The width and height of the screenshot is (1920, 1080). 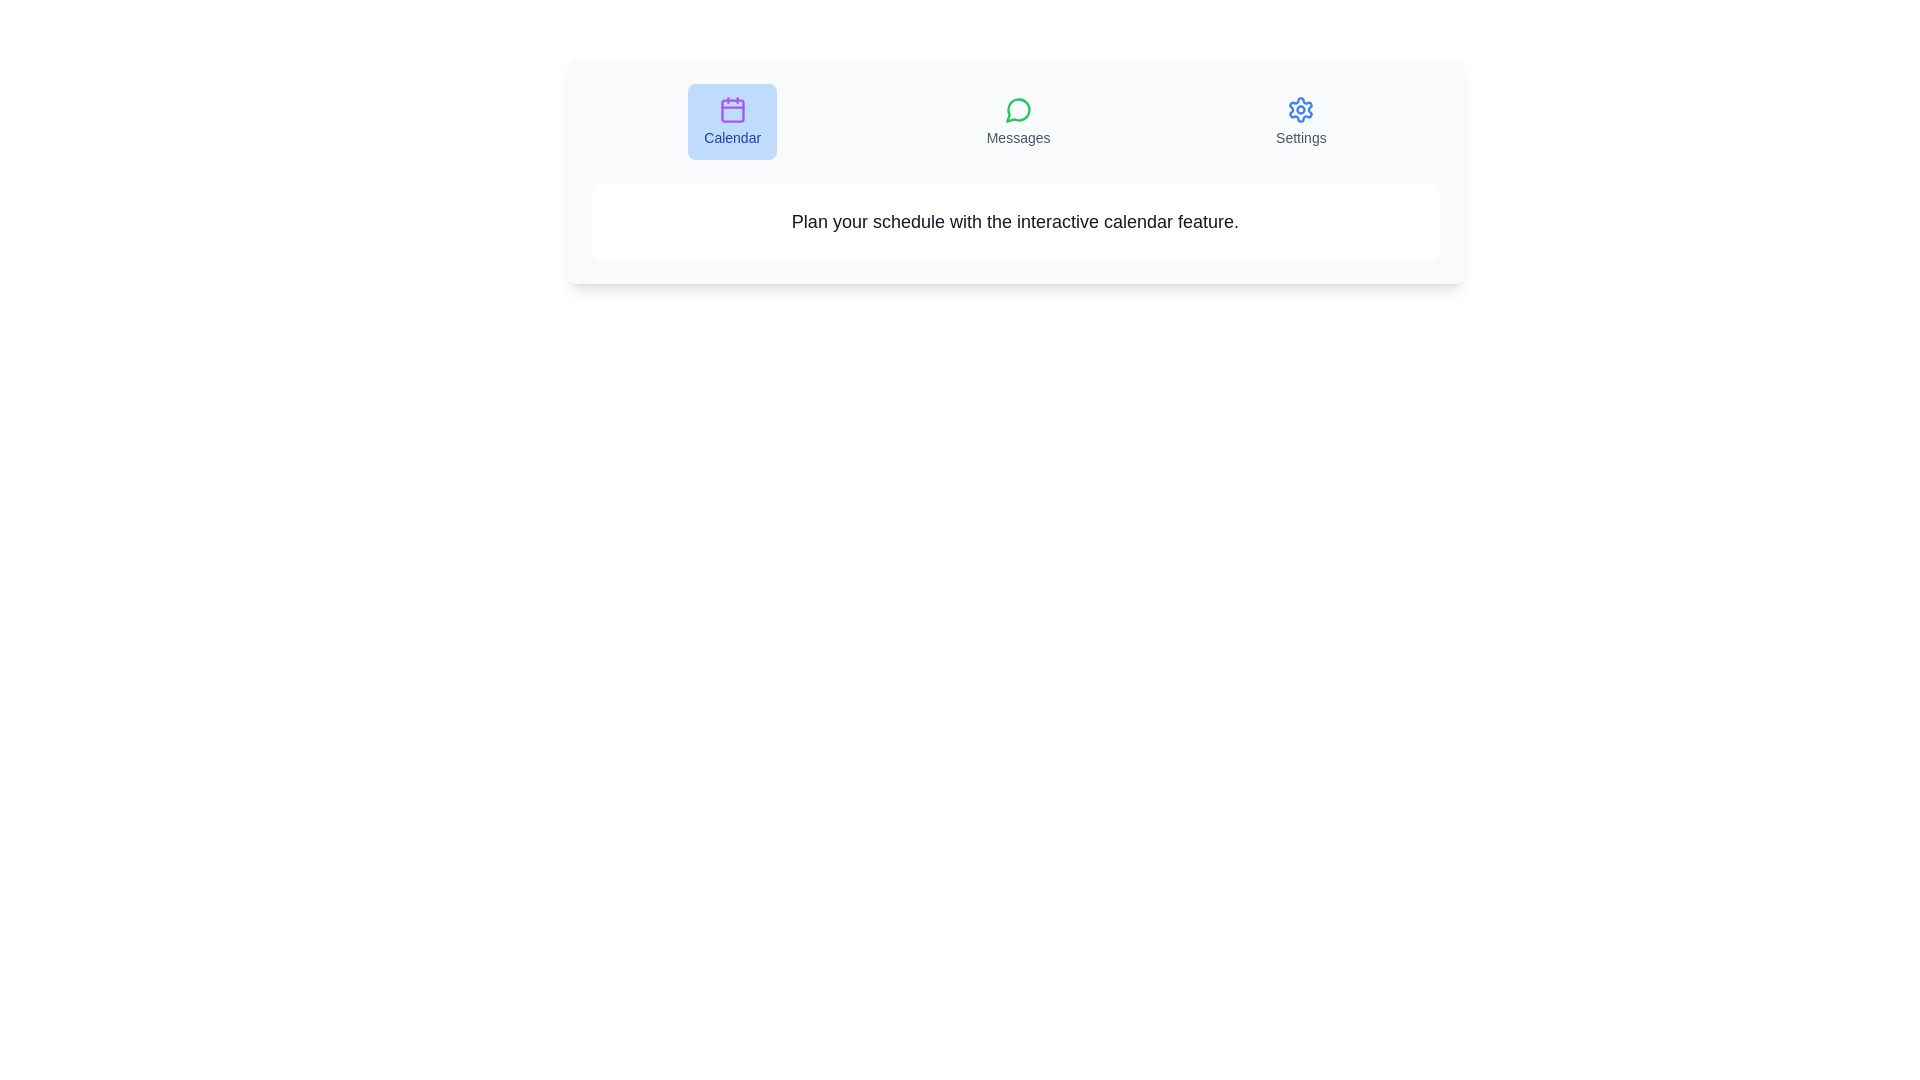 What do you see at coordinates (731, 122) in the screenshot?
I see `the Calendar tab to view its content` at bounding box center [731, 122].